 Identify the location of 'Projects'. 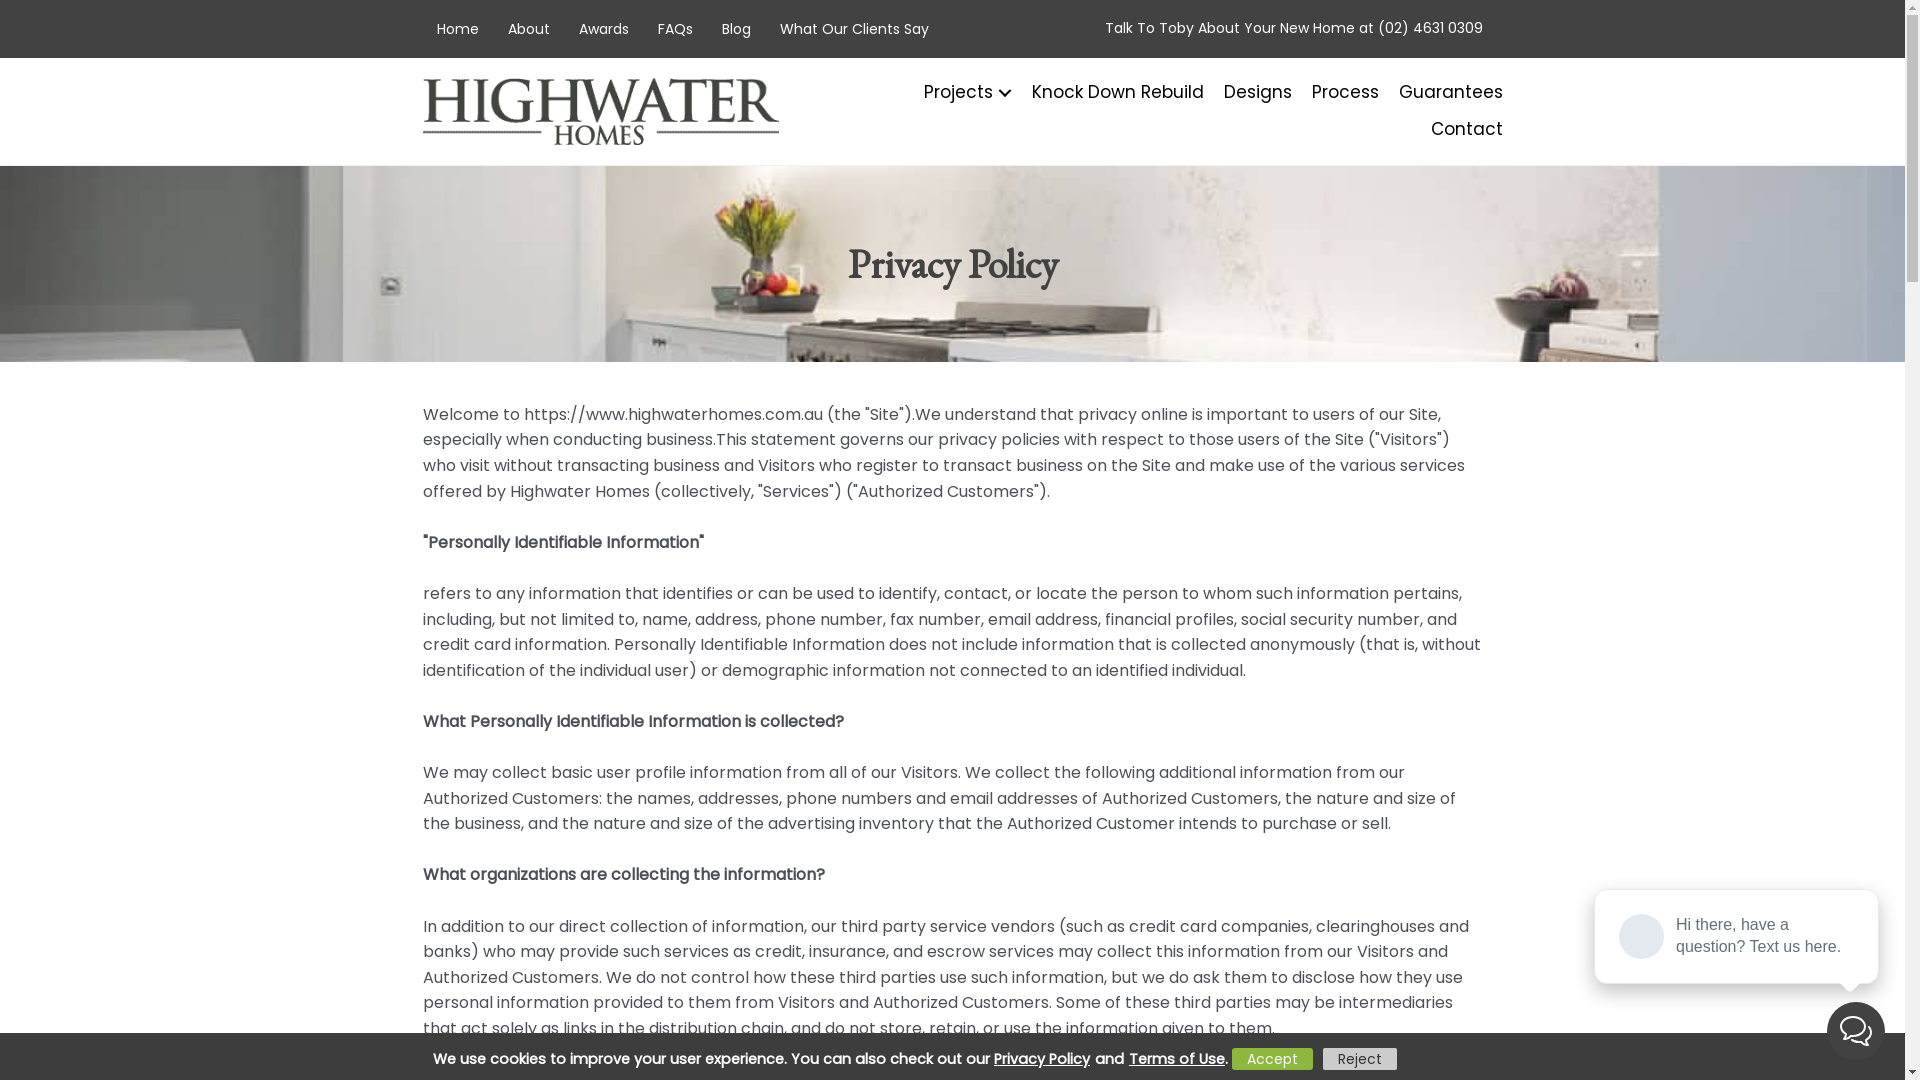
(954, 92).